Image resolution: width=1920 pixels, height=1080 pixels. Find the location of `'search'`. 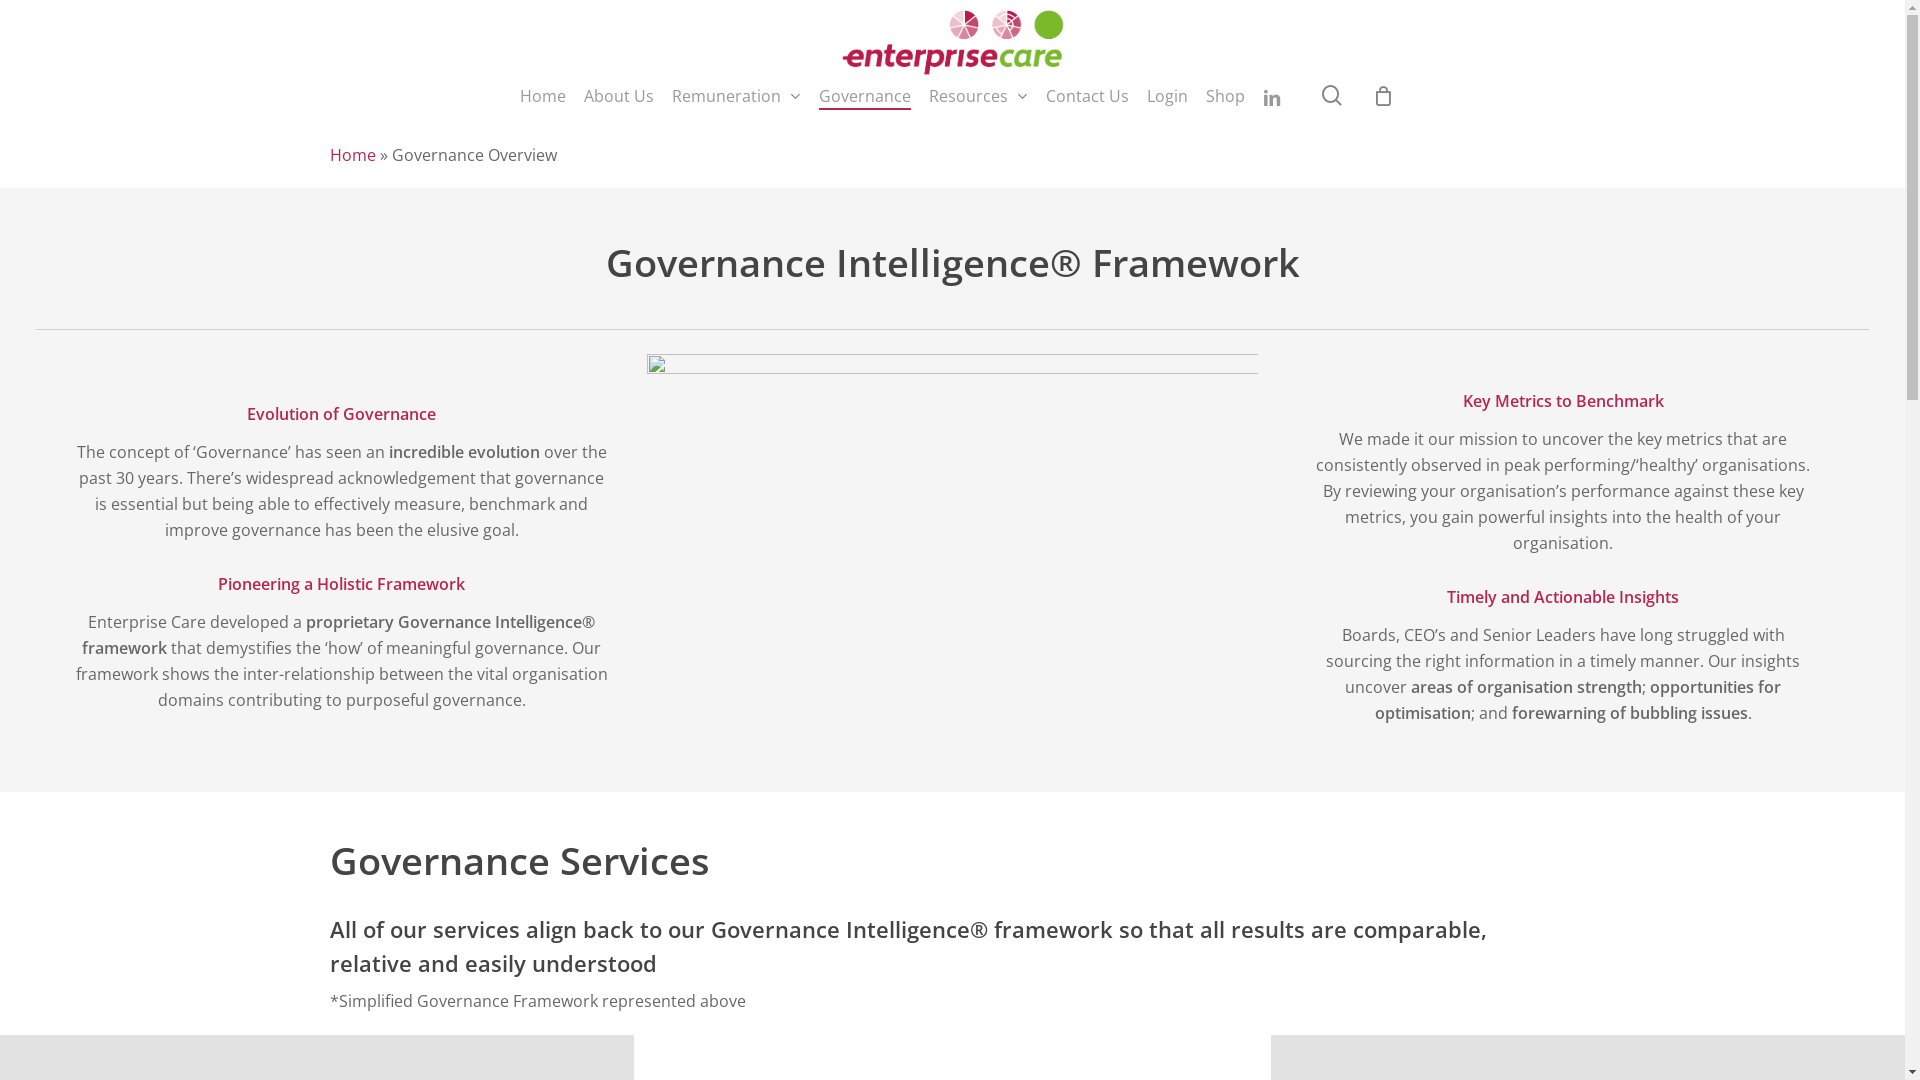

'search' is located at coordinates (1331, 95).